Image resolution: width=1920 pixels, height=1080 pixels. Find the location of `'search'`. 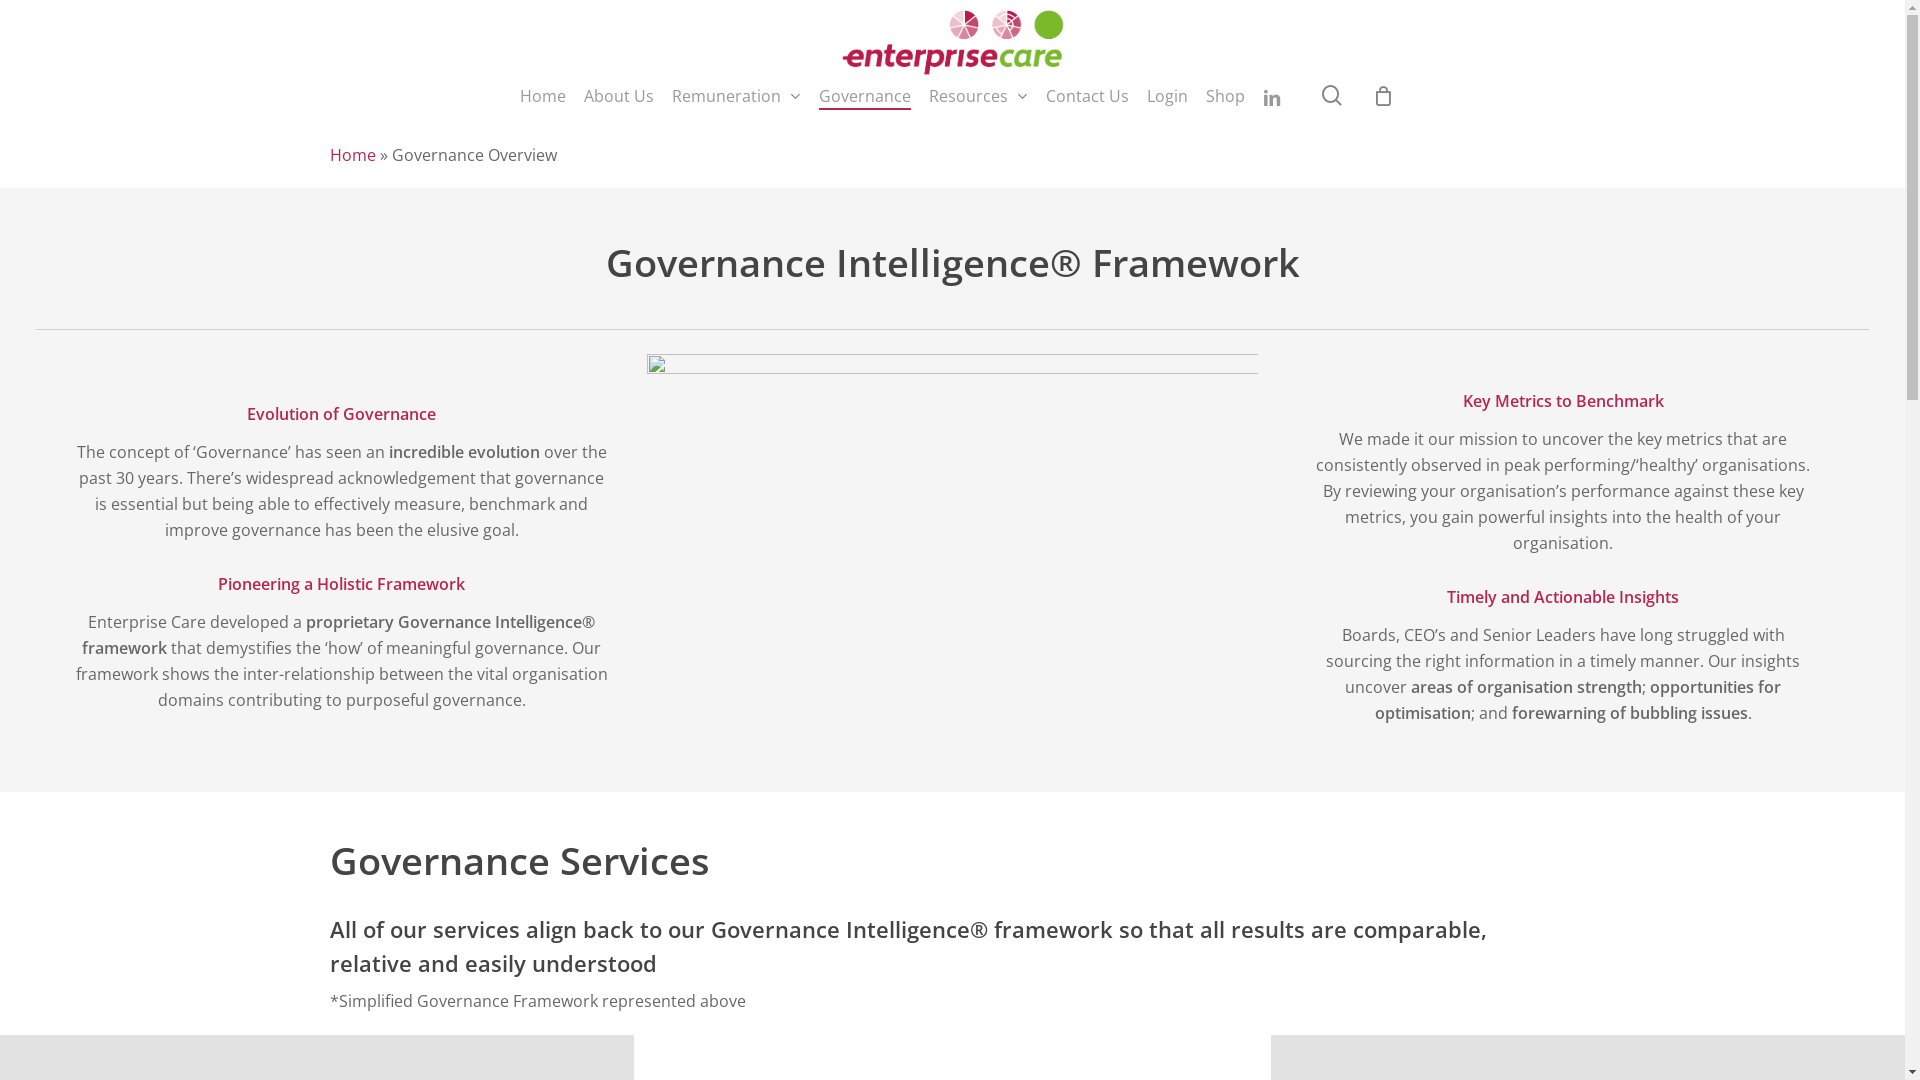

'search' is located at coordinates (1331, 95).